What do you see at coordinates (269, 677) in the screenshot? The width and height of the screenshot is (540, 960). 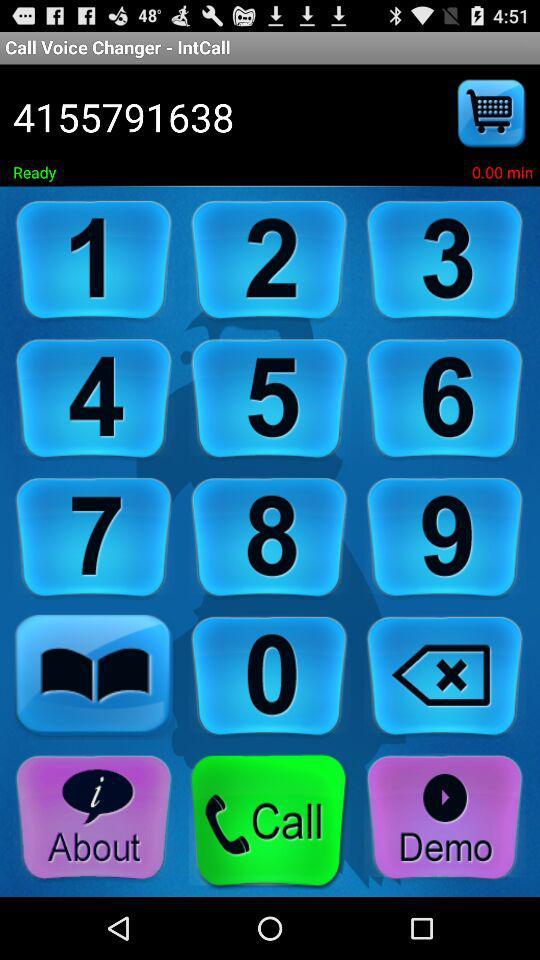 I see `number` at bounding box center [269, 677].